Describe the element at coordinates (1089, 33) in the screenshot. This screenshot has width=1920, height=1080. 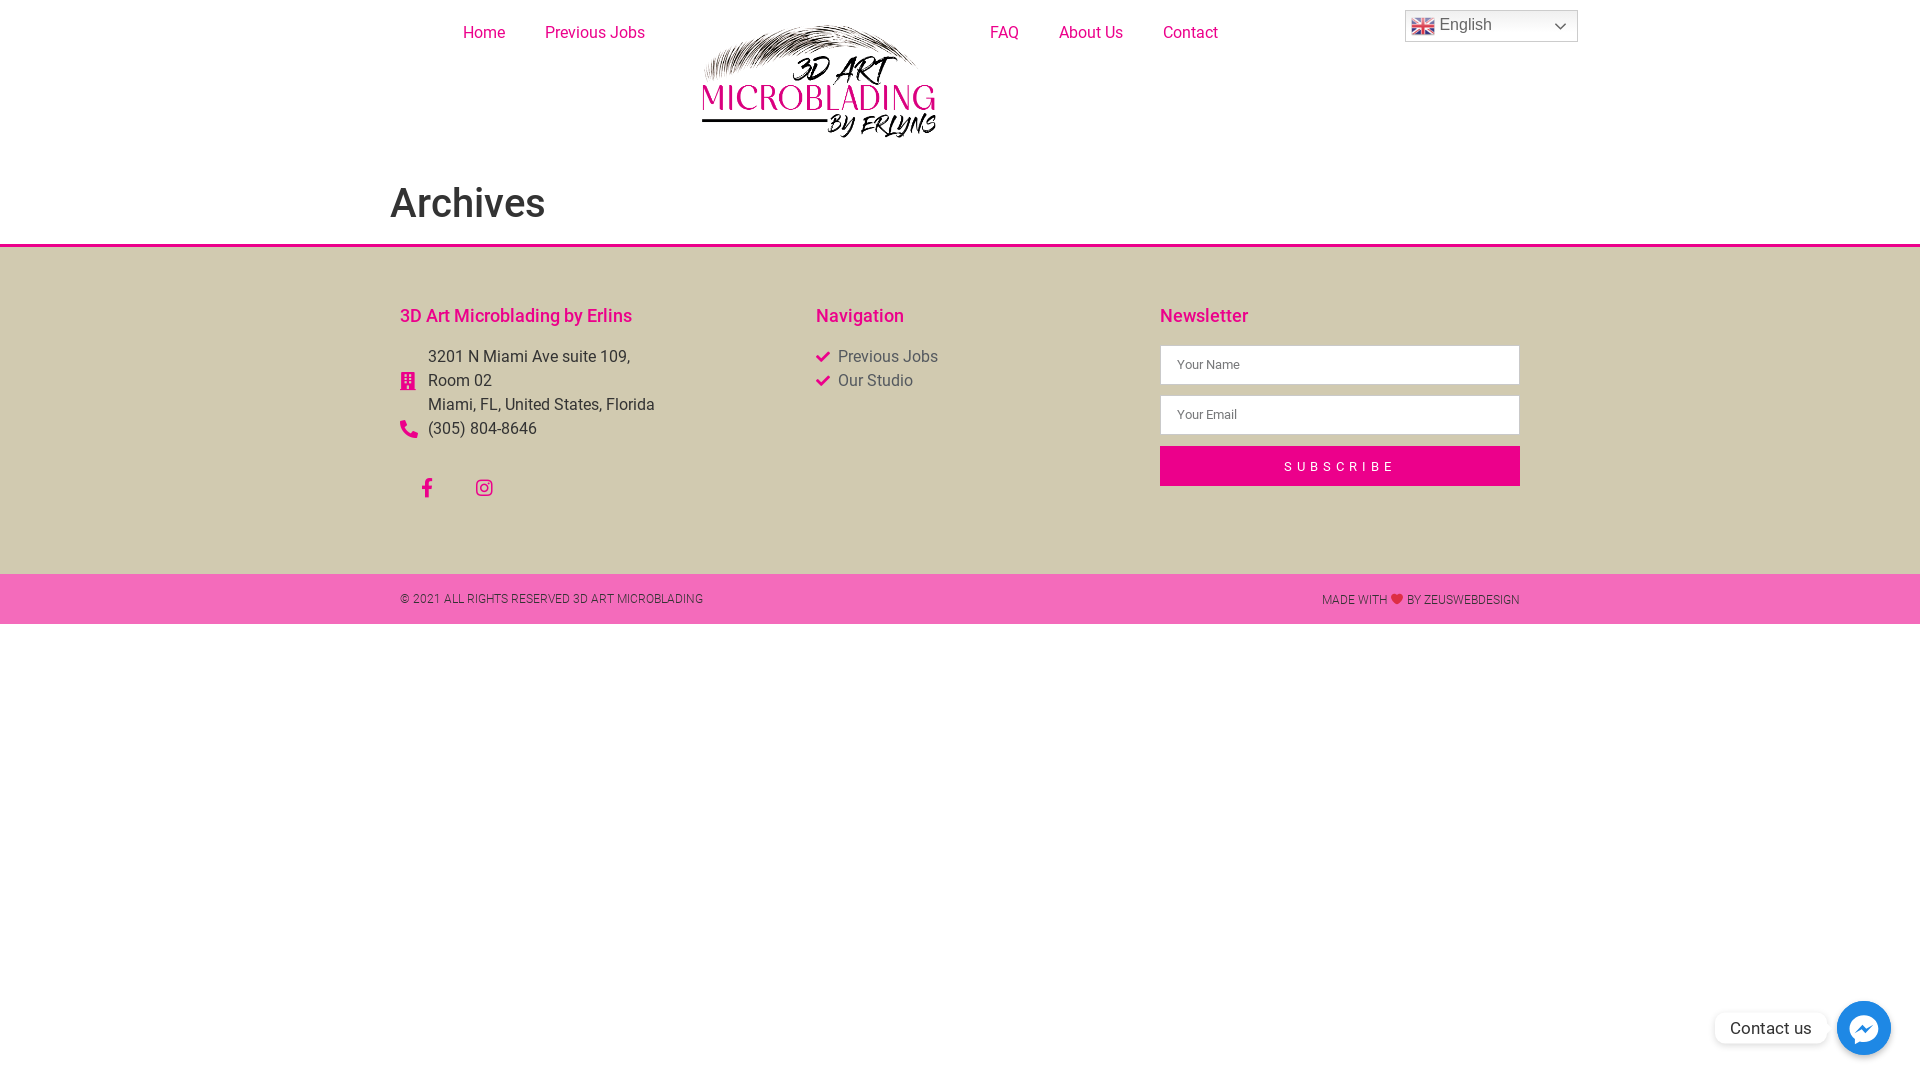
I see `'About Us'` at that location.